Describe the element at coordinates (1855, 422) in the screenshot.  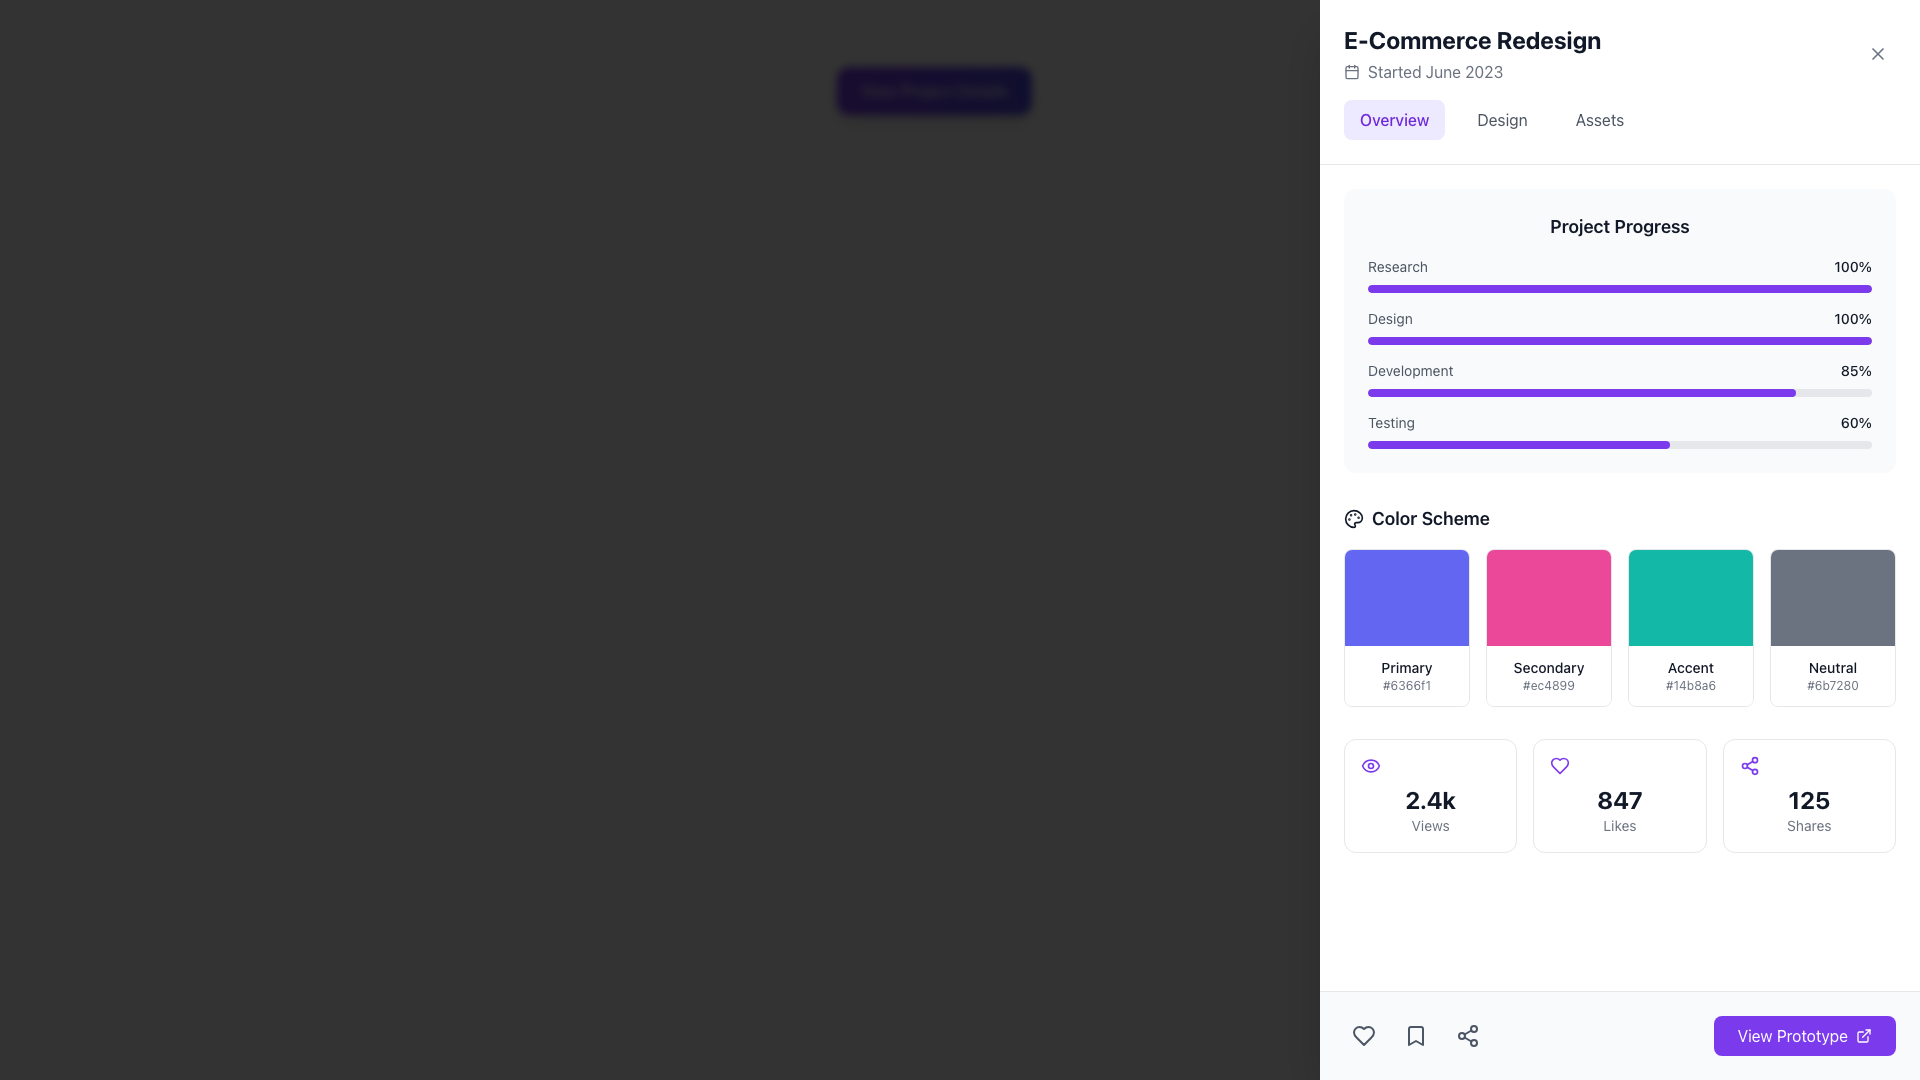
I see `numerical text value representing the completion level for the 'Testing' phase, located in the top-right corner of the Project Progress subsection next to the 'Testing' progress bar` at that location.